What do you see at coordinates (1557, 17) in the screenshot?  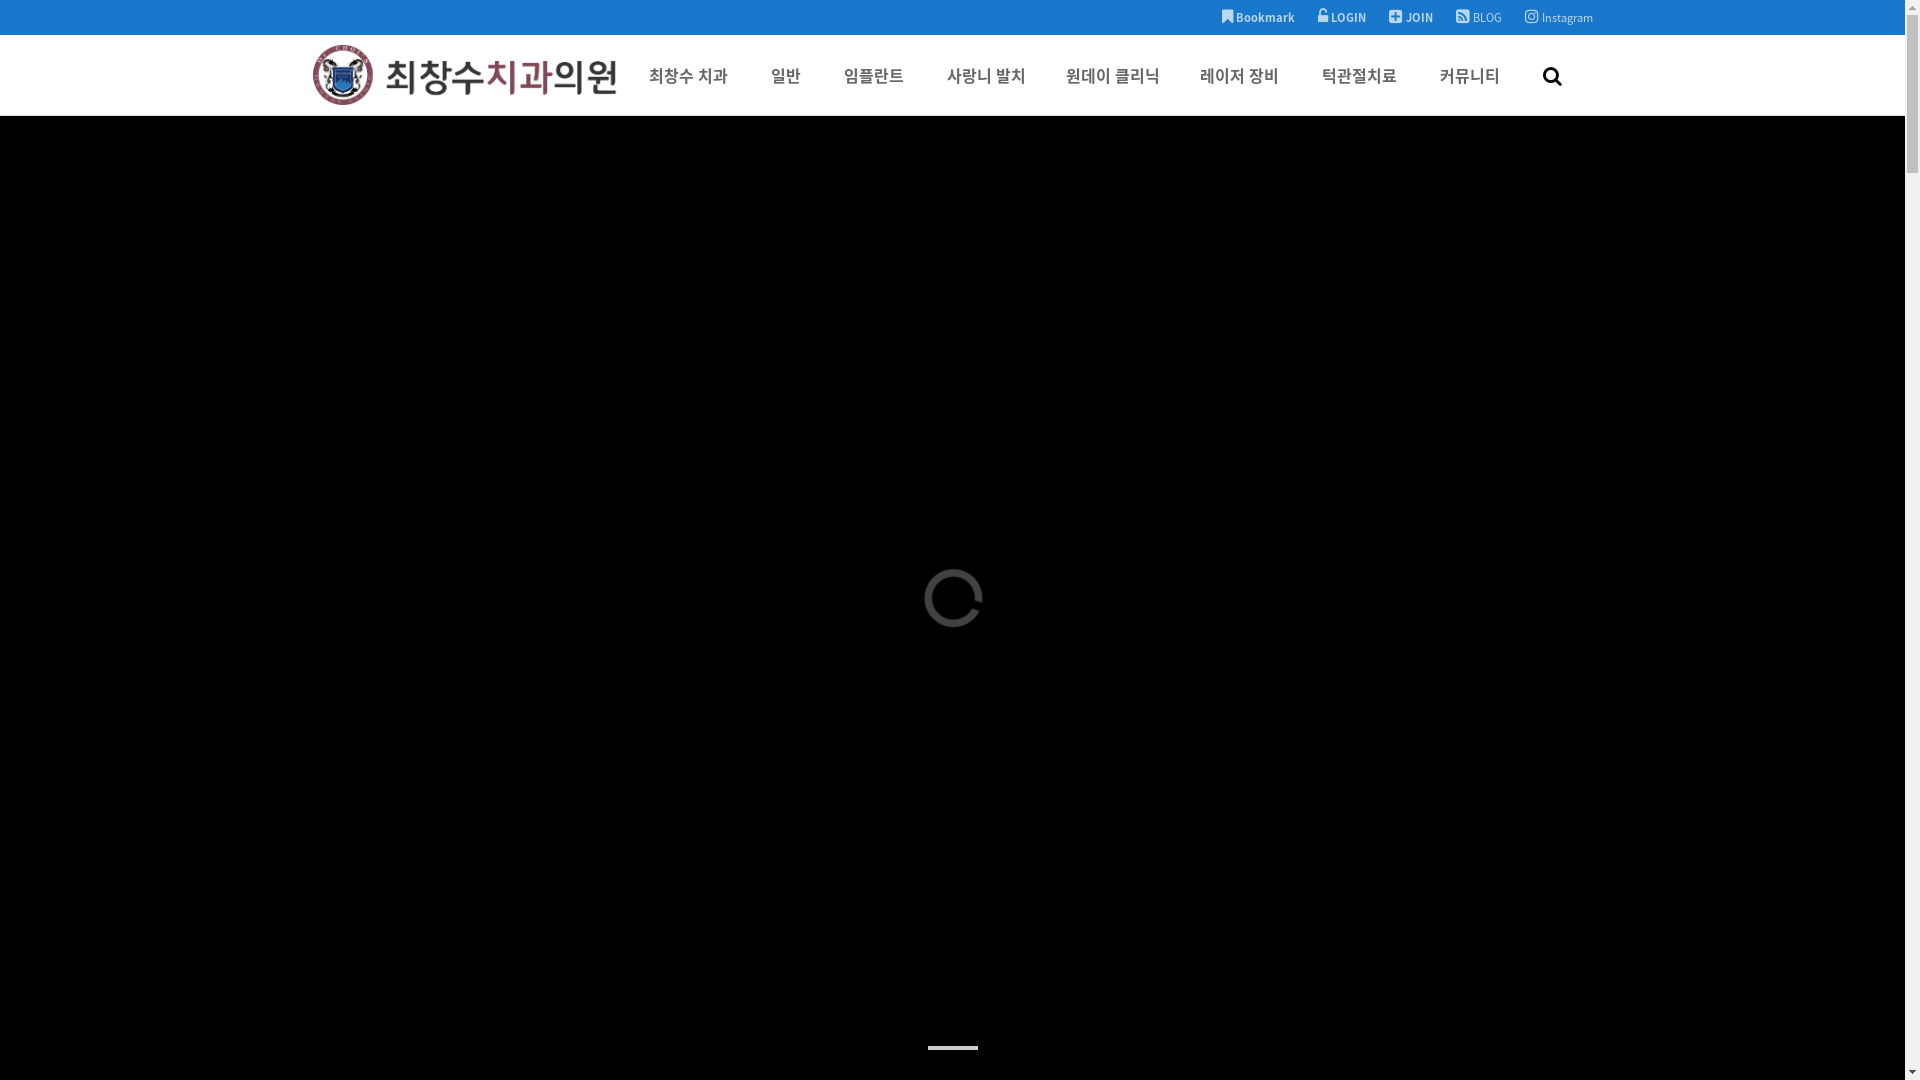 I see `'Instagram'` at bounding box center [1557, 17].